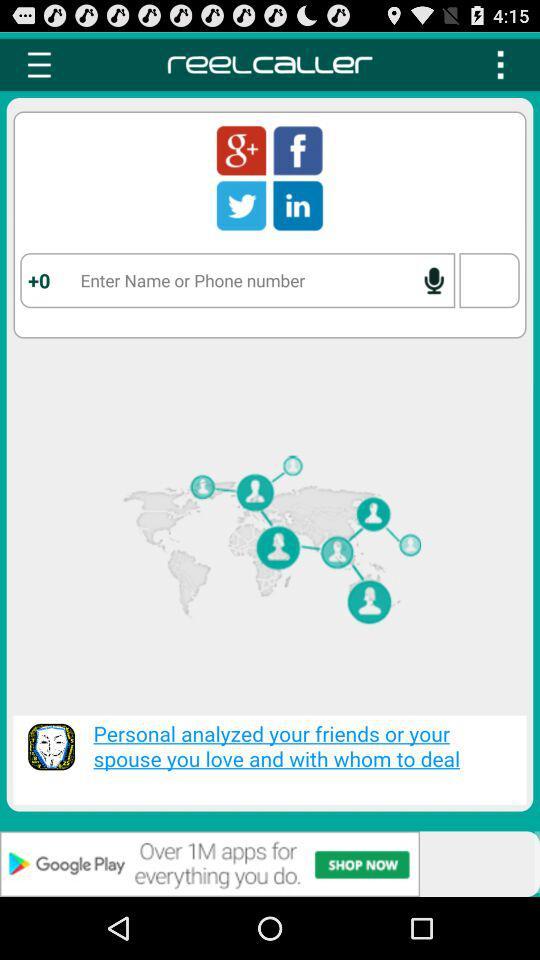 The width and height of the screenshot is (540, 960). Describe the element at coordinates (39, 64) in the screenshot. I see `settings` at that location.